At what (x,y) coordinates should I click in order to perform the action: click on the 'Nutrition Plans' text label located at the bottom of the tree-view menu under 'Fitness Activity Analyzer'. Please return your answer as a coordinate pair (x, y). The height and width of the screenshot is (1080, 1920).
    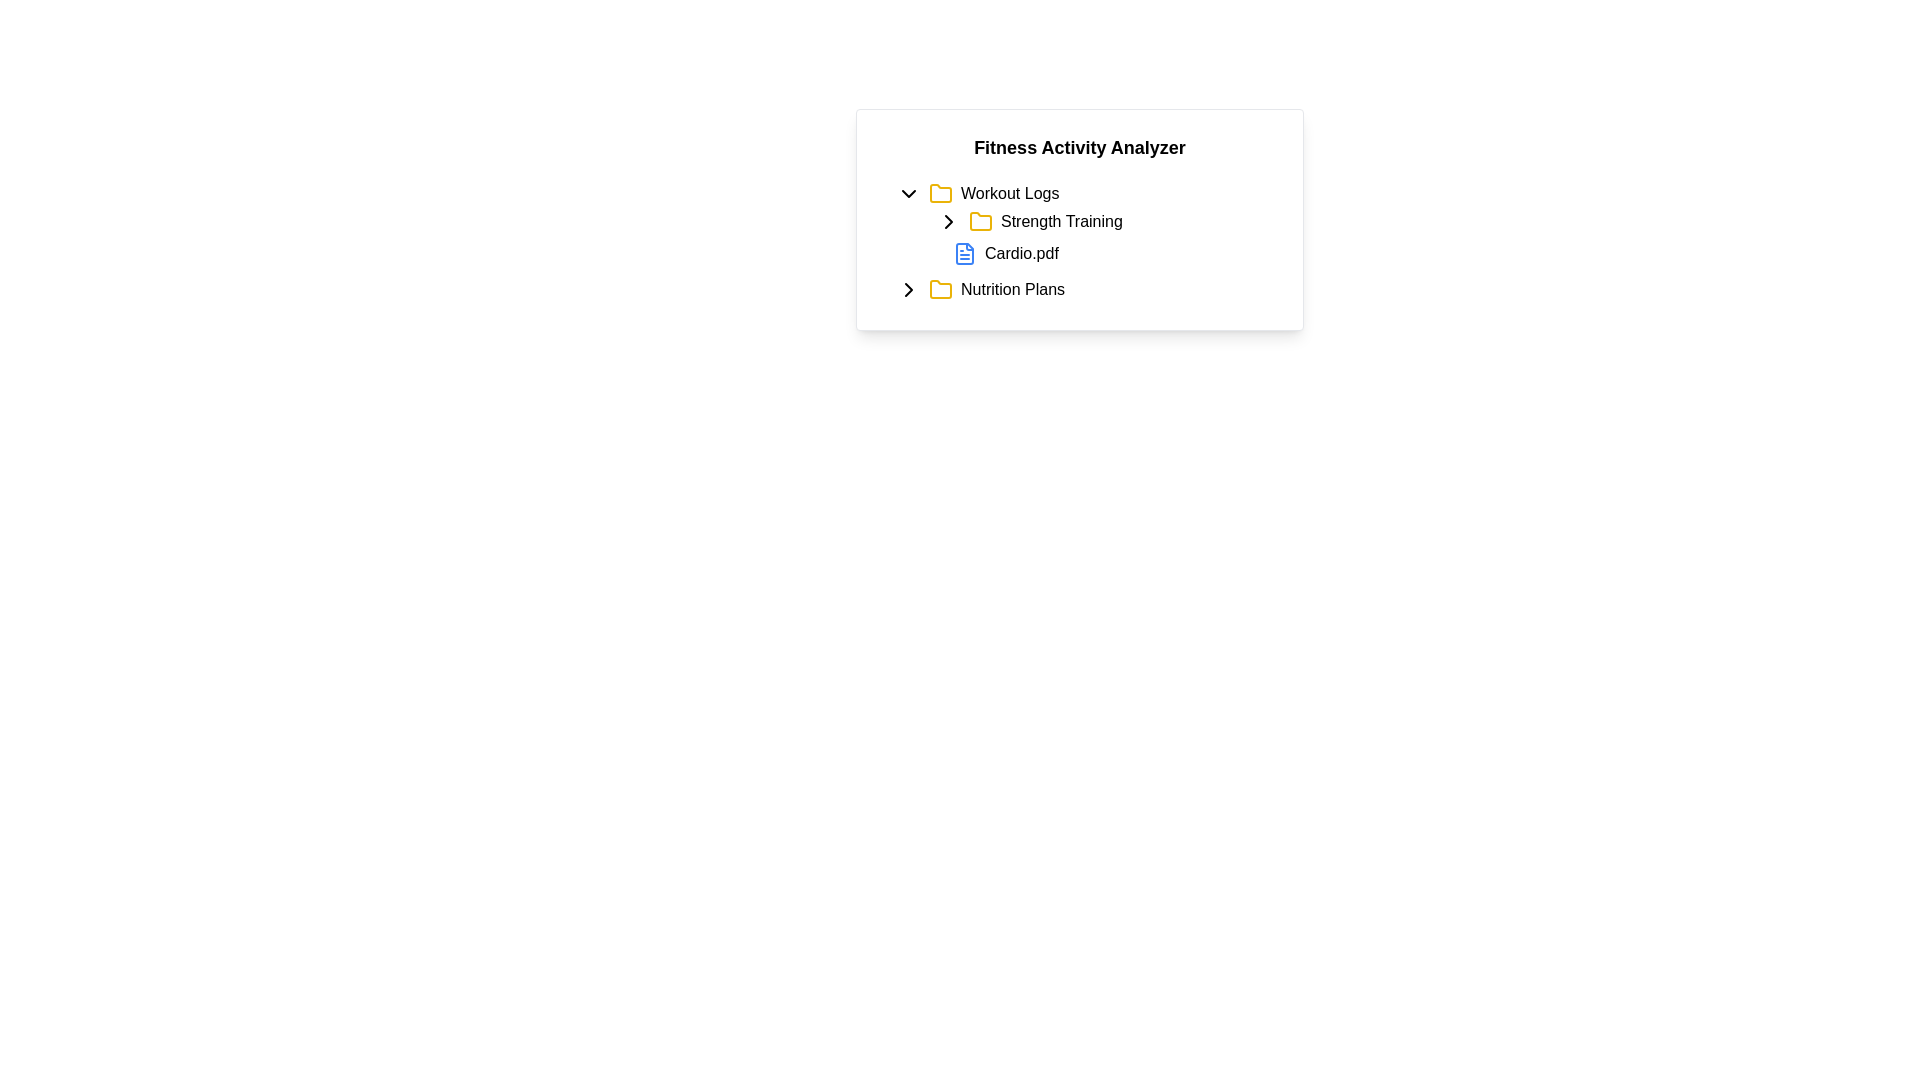
    Looking at the image, I should click on (1012, 289).